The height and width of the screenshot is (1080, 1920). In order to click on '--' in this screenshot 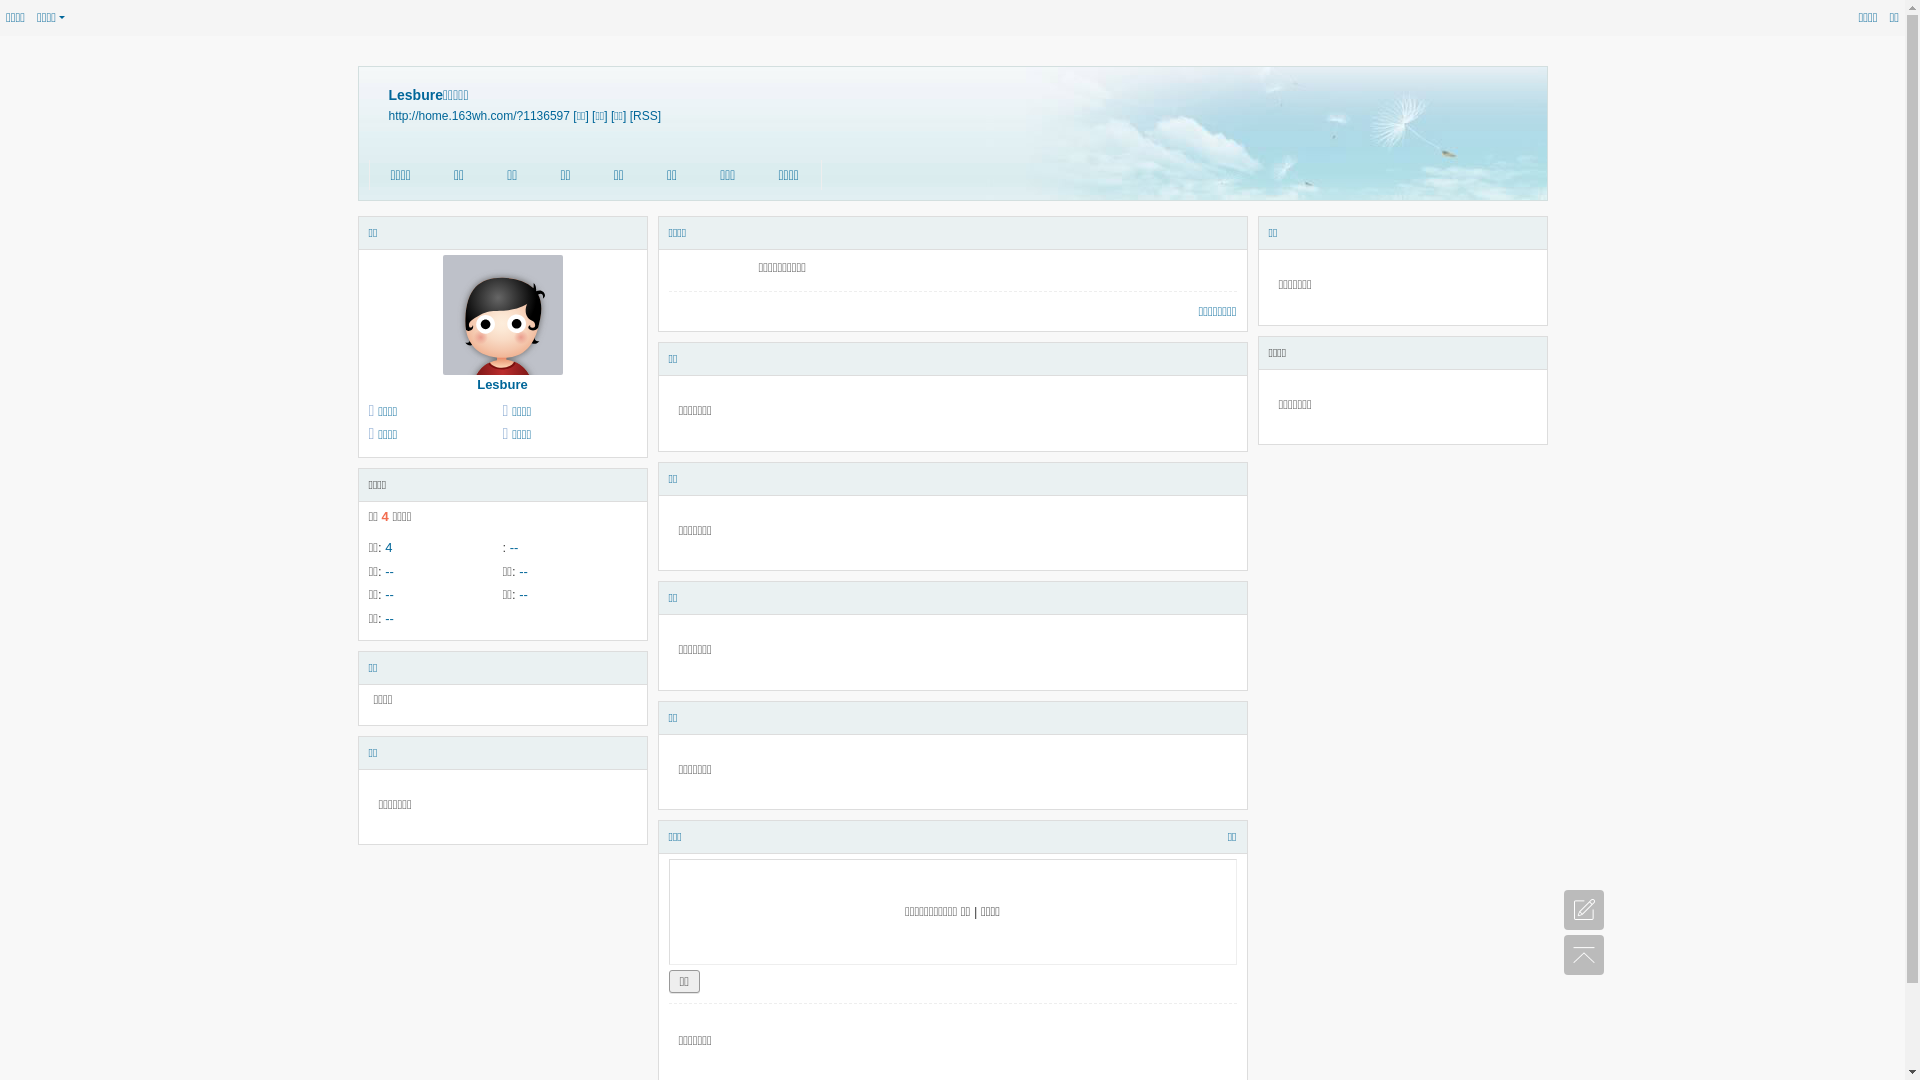, I will do `click(514, 547)`.